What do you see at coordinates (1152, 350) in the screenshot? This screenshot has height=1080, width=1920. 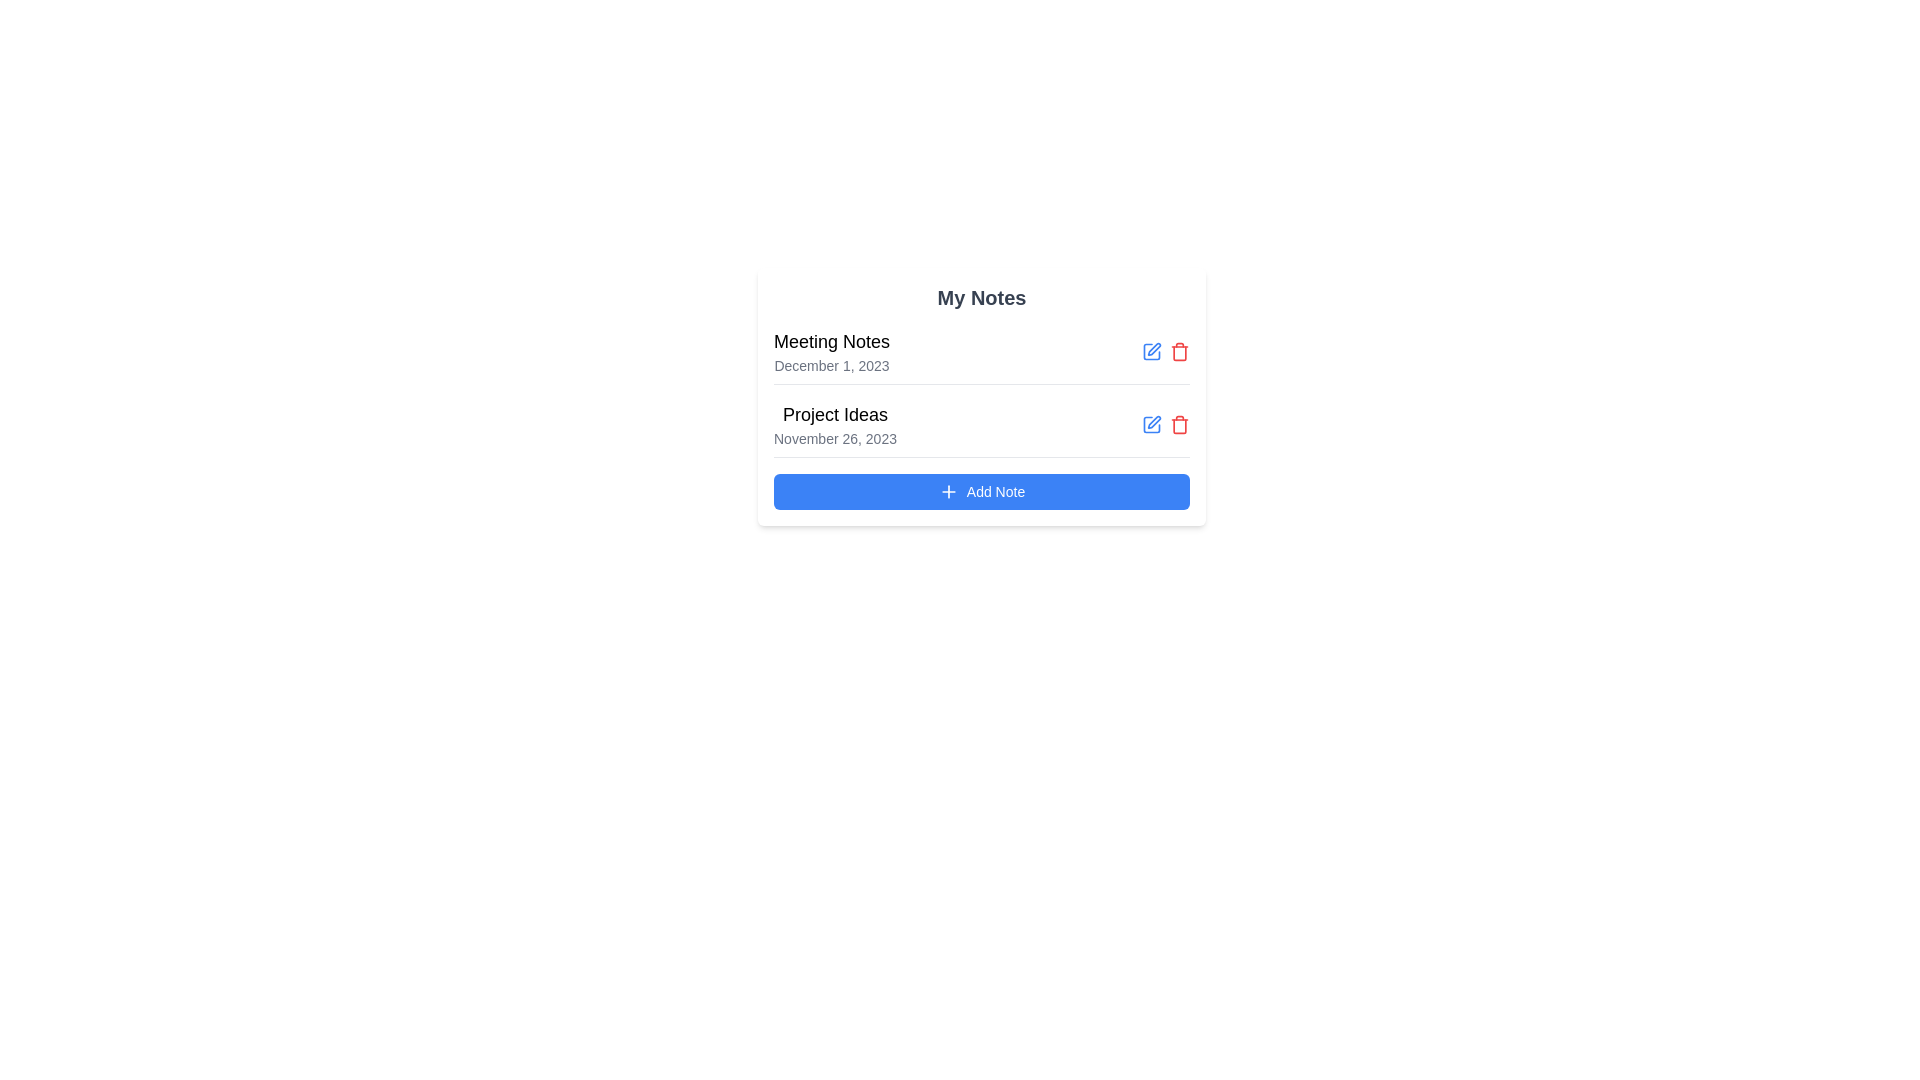 I see `the SVG icon representing a square with rounded edges, located adjacent to the text 'Meeting Notes'` at bounding box center [1152, 350].